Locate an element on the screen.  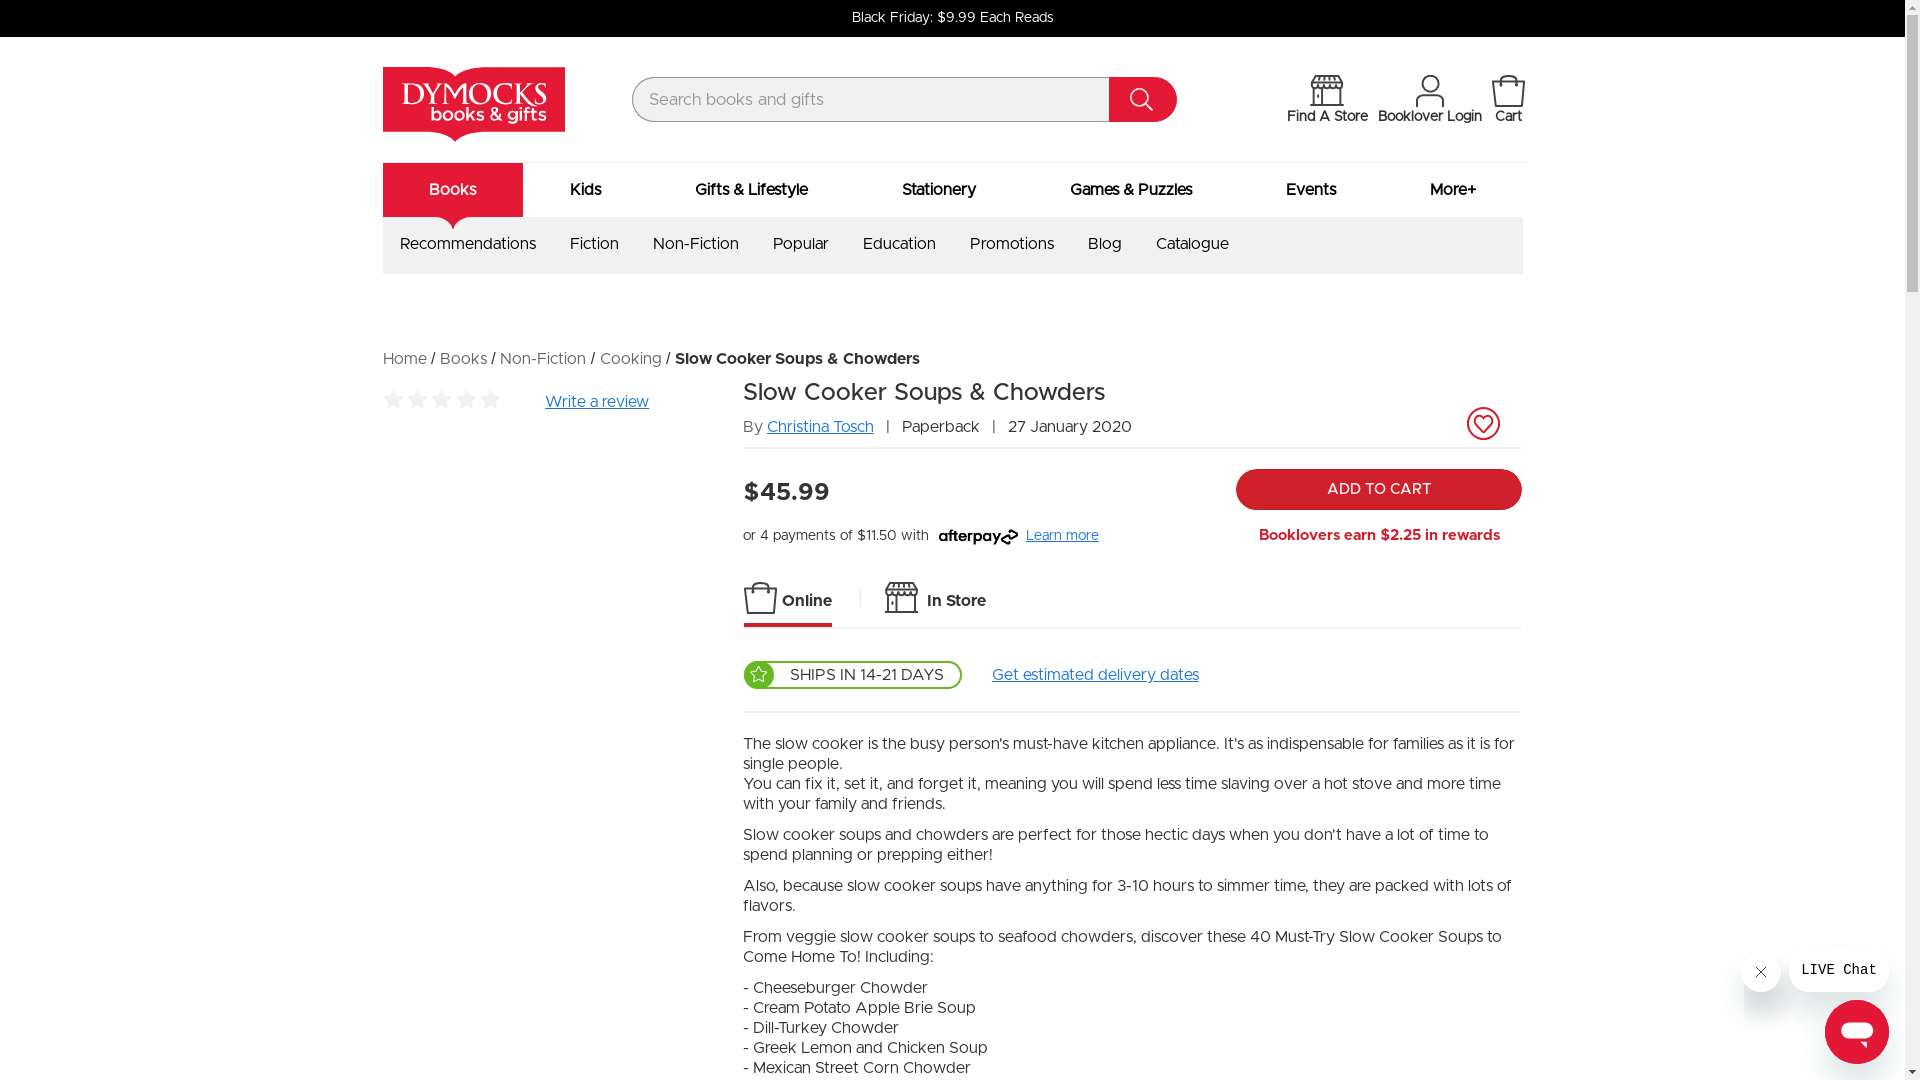
'Black Friday: $9.99 Each Reads' is located at coordinates (950, 18).